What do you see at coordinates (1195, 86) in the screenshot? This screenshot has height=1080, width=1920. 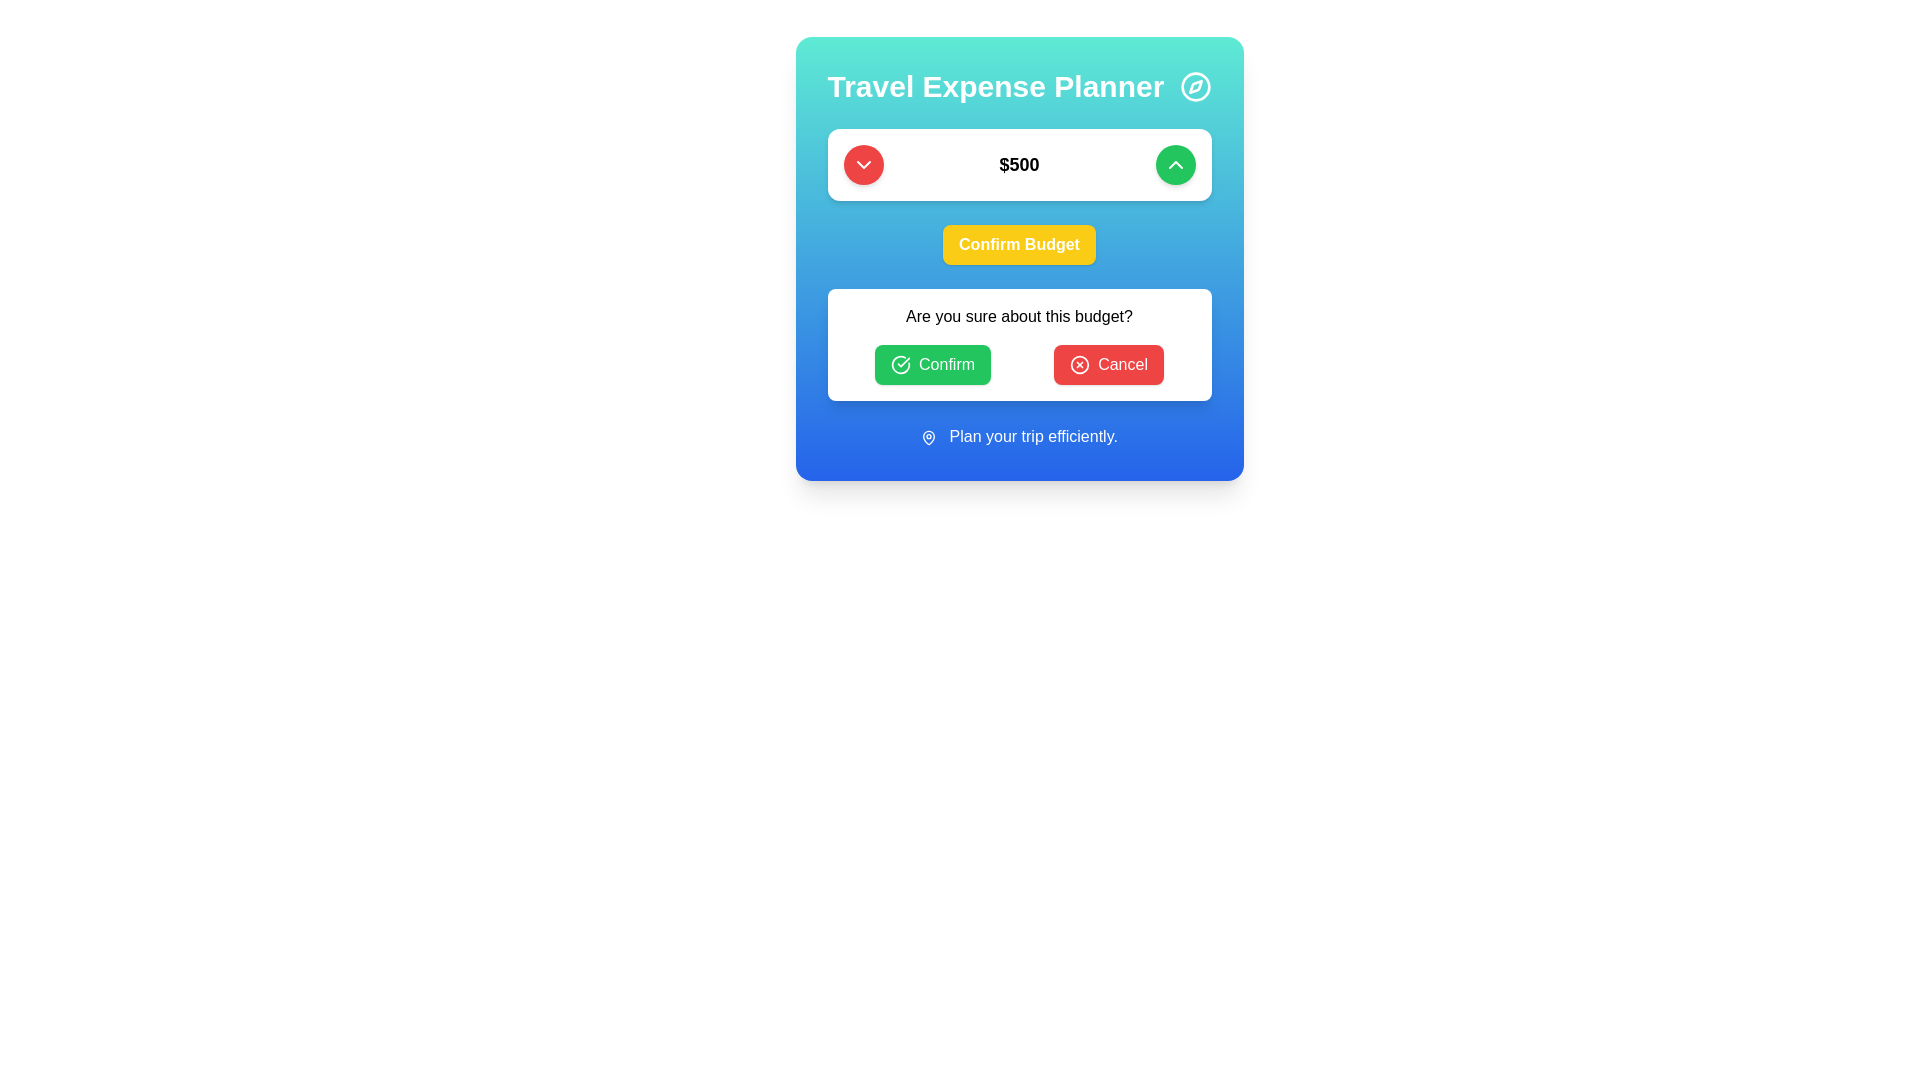 I see `the navigation icon located in the top-right corner of the 'Travel Expense Planner' component, adjacent to the title` at bounding box center [1195, 86].